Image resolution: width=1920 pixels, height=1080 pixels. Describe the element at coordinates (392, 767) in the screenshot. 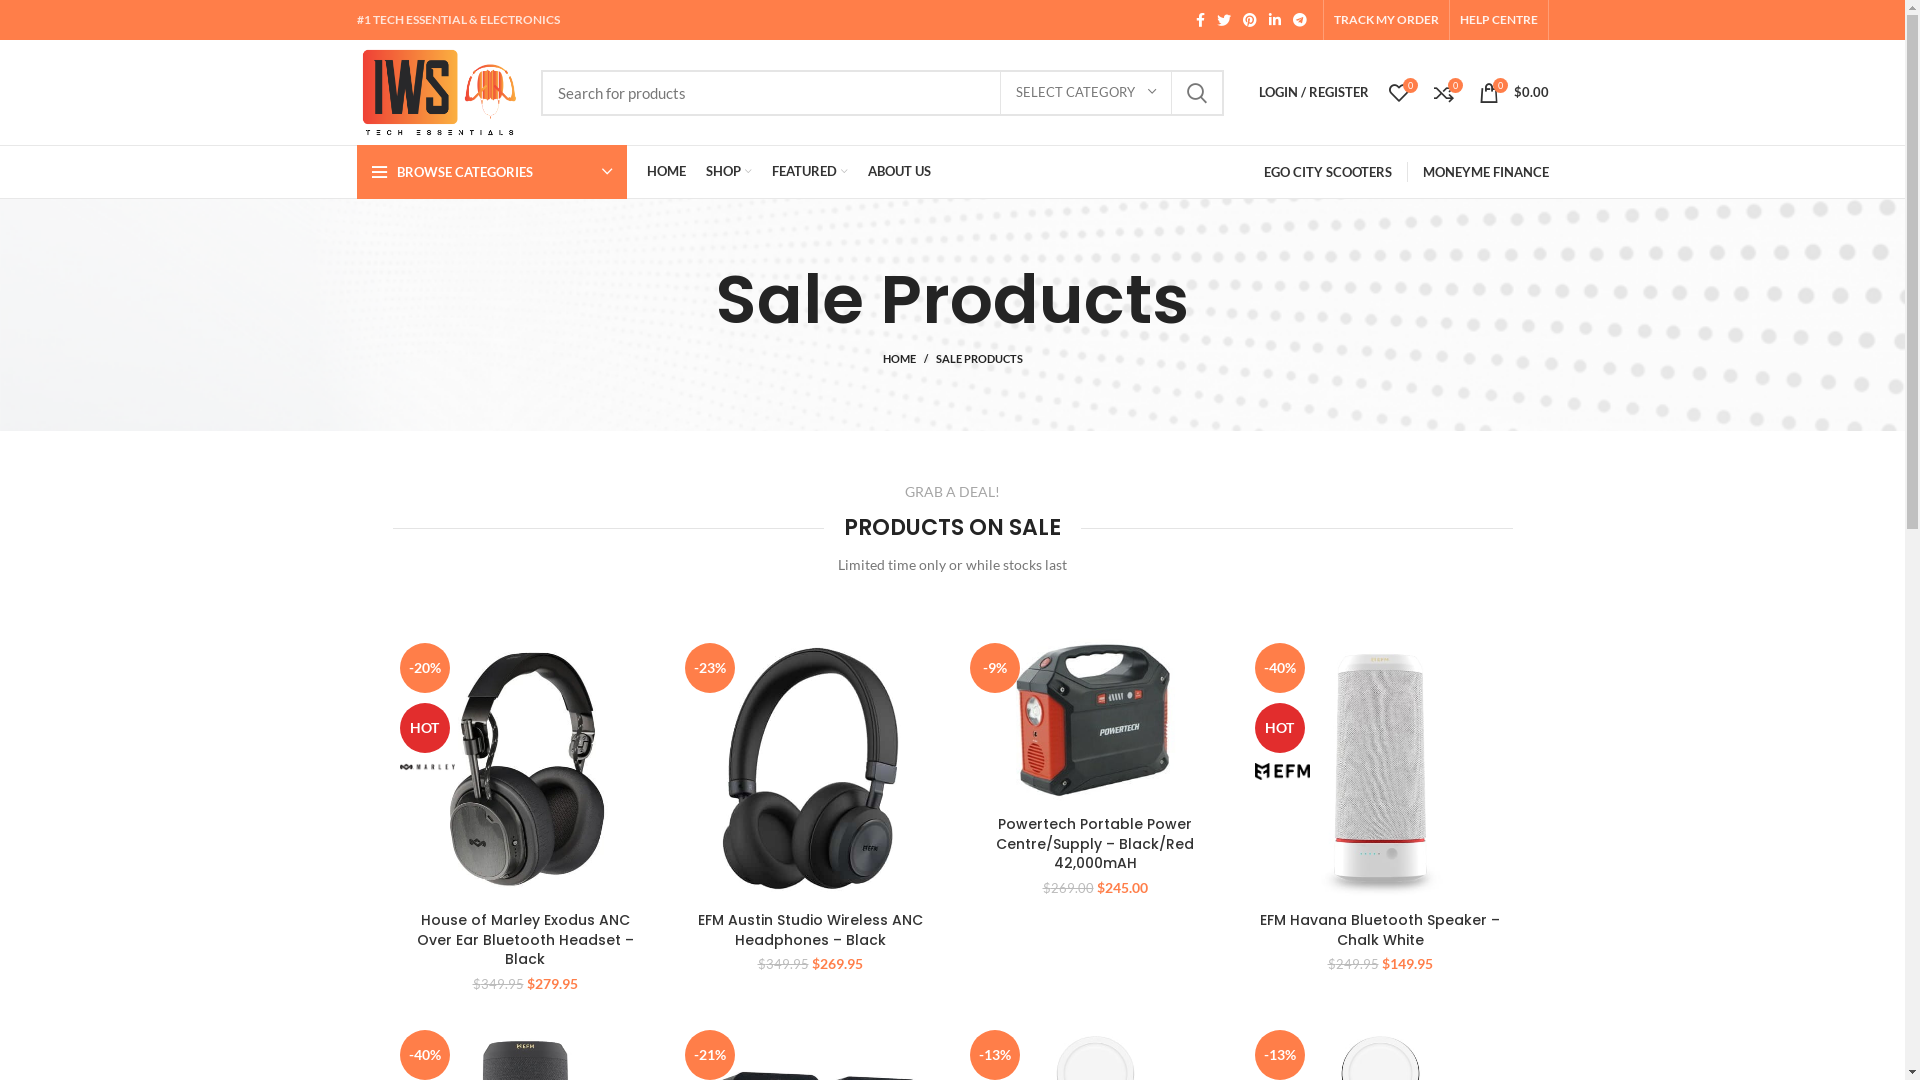

I see `'-20%` at that location.